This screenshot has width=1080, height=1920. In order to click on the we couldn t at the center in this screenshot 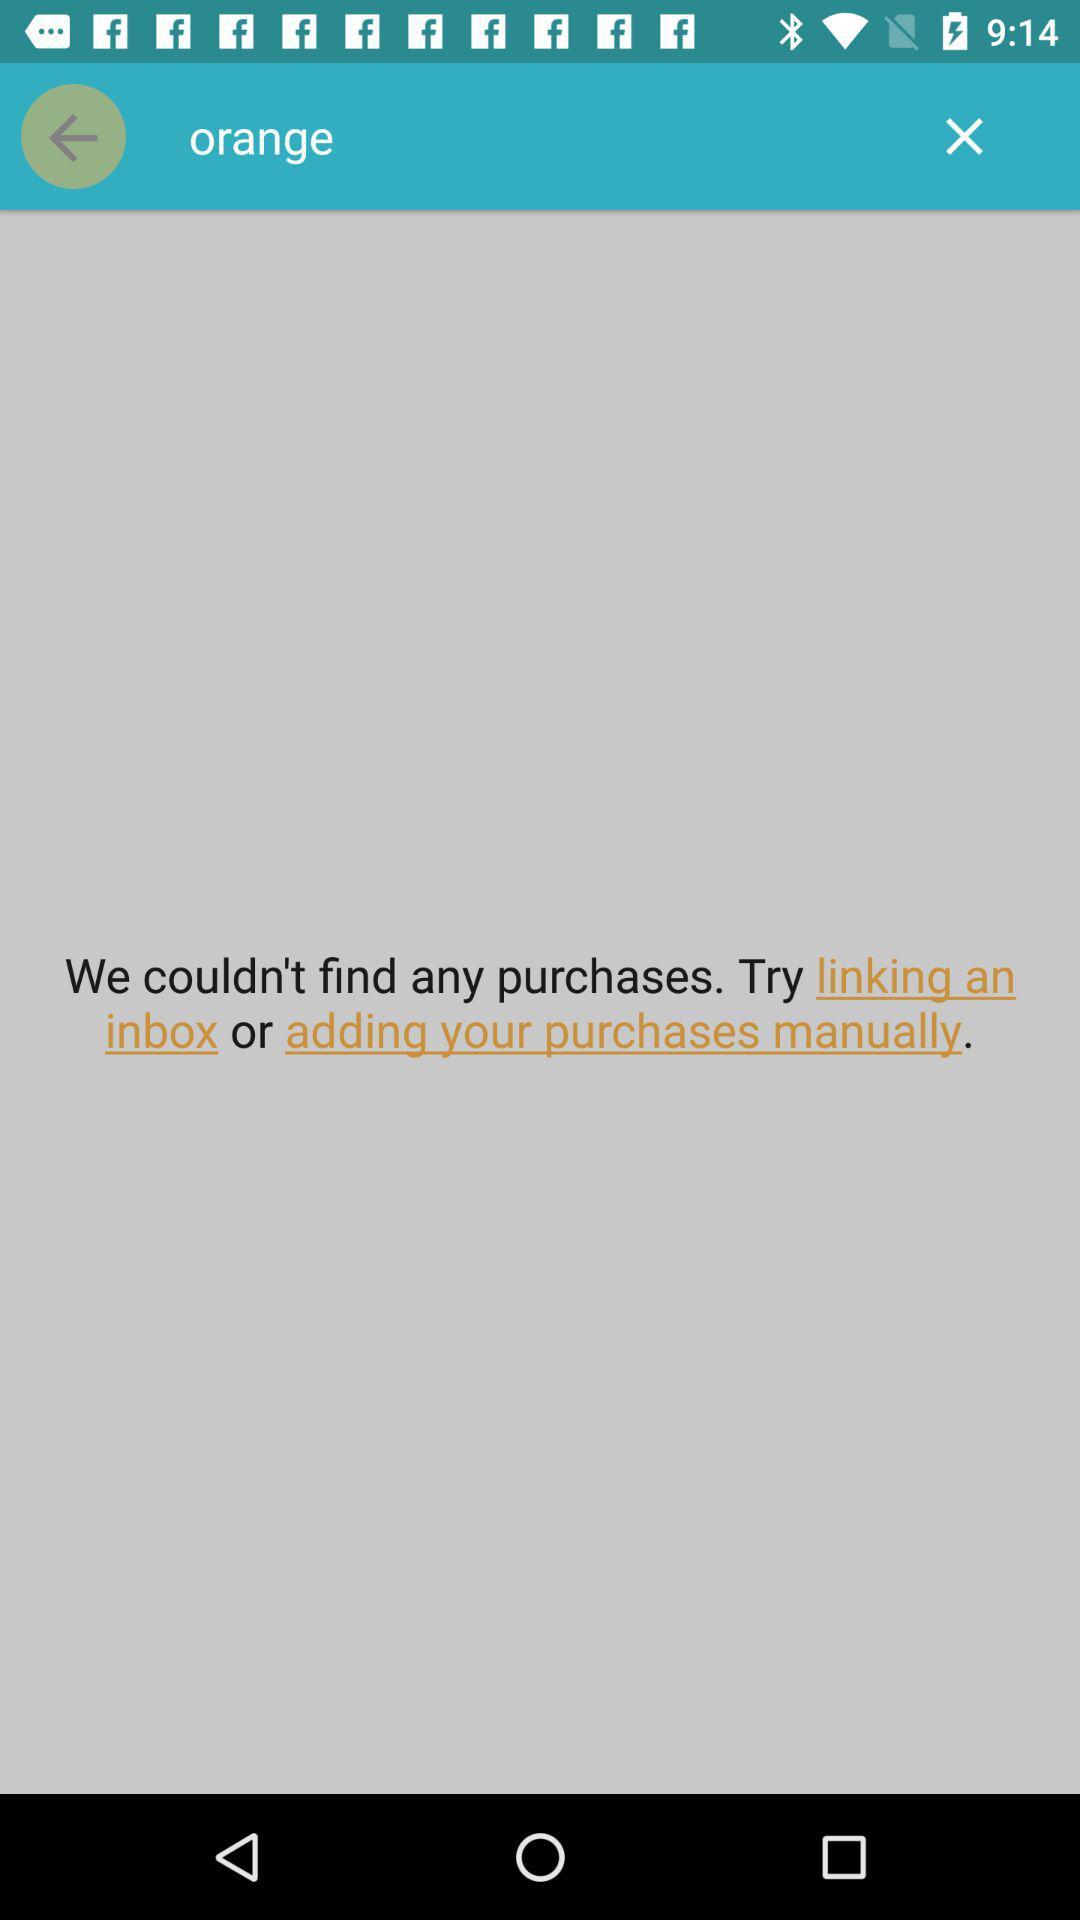, I will do `click(540, 1002)`.